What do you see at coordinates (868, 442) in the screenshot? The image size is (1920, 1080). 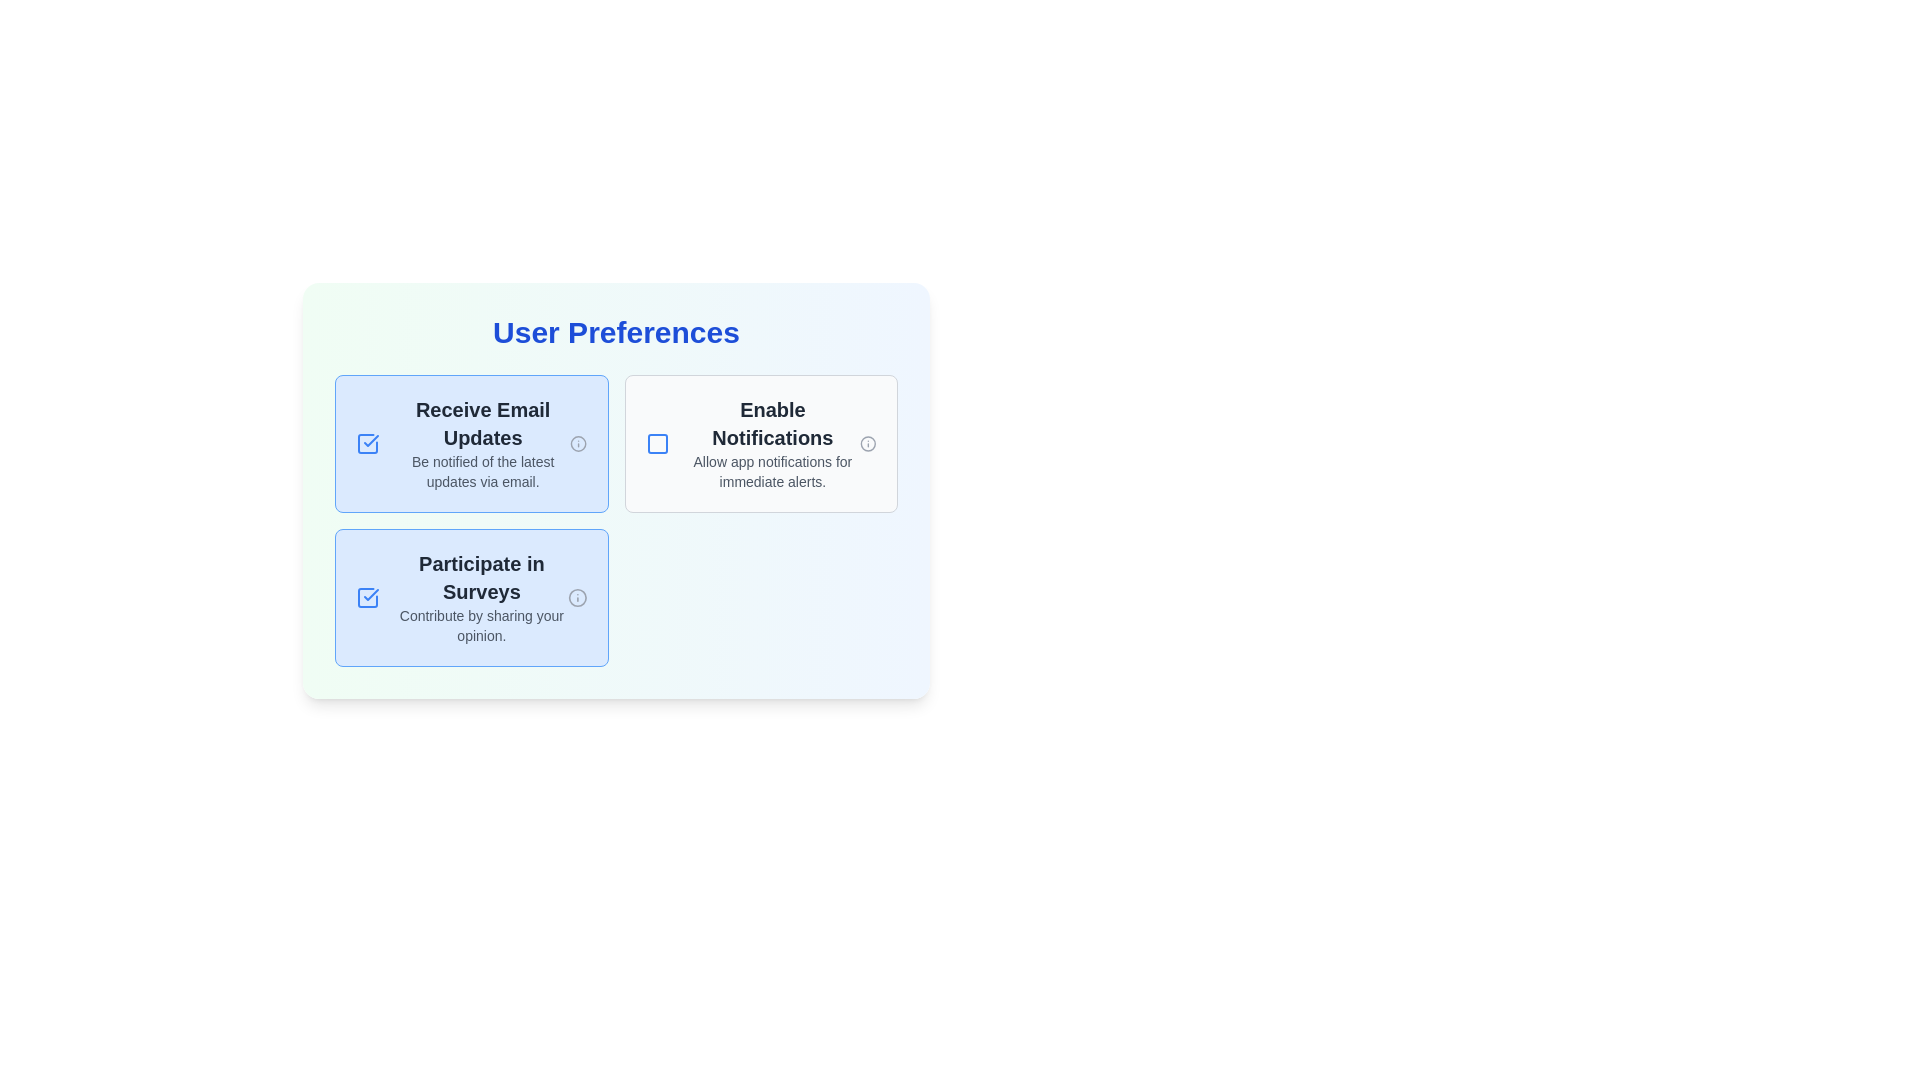 I see `the circular graphical element that is part of the information icon next to 'Enable Notifications' in the user preferences panel` at bounding box center [868, 442].